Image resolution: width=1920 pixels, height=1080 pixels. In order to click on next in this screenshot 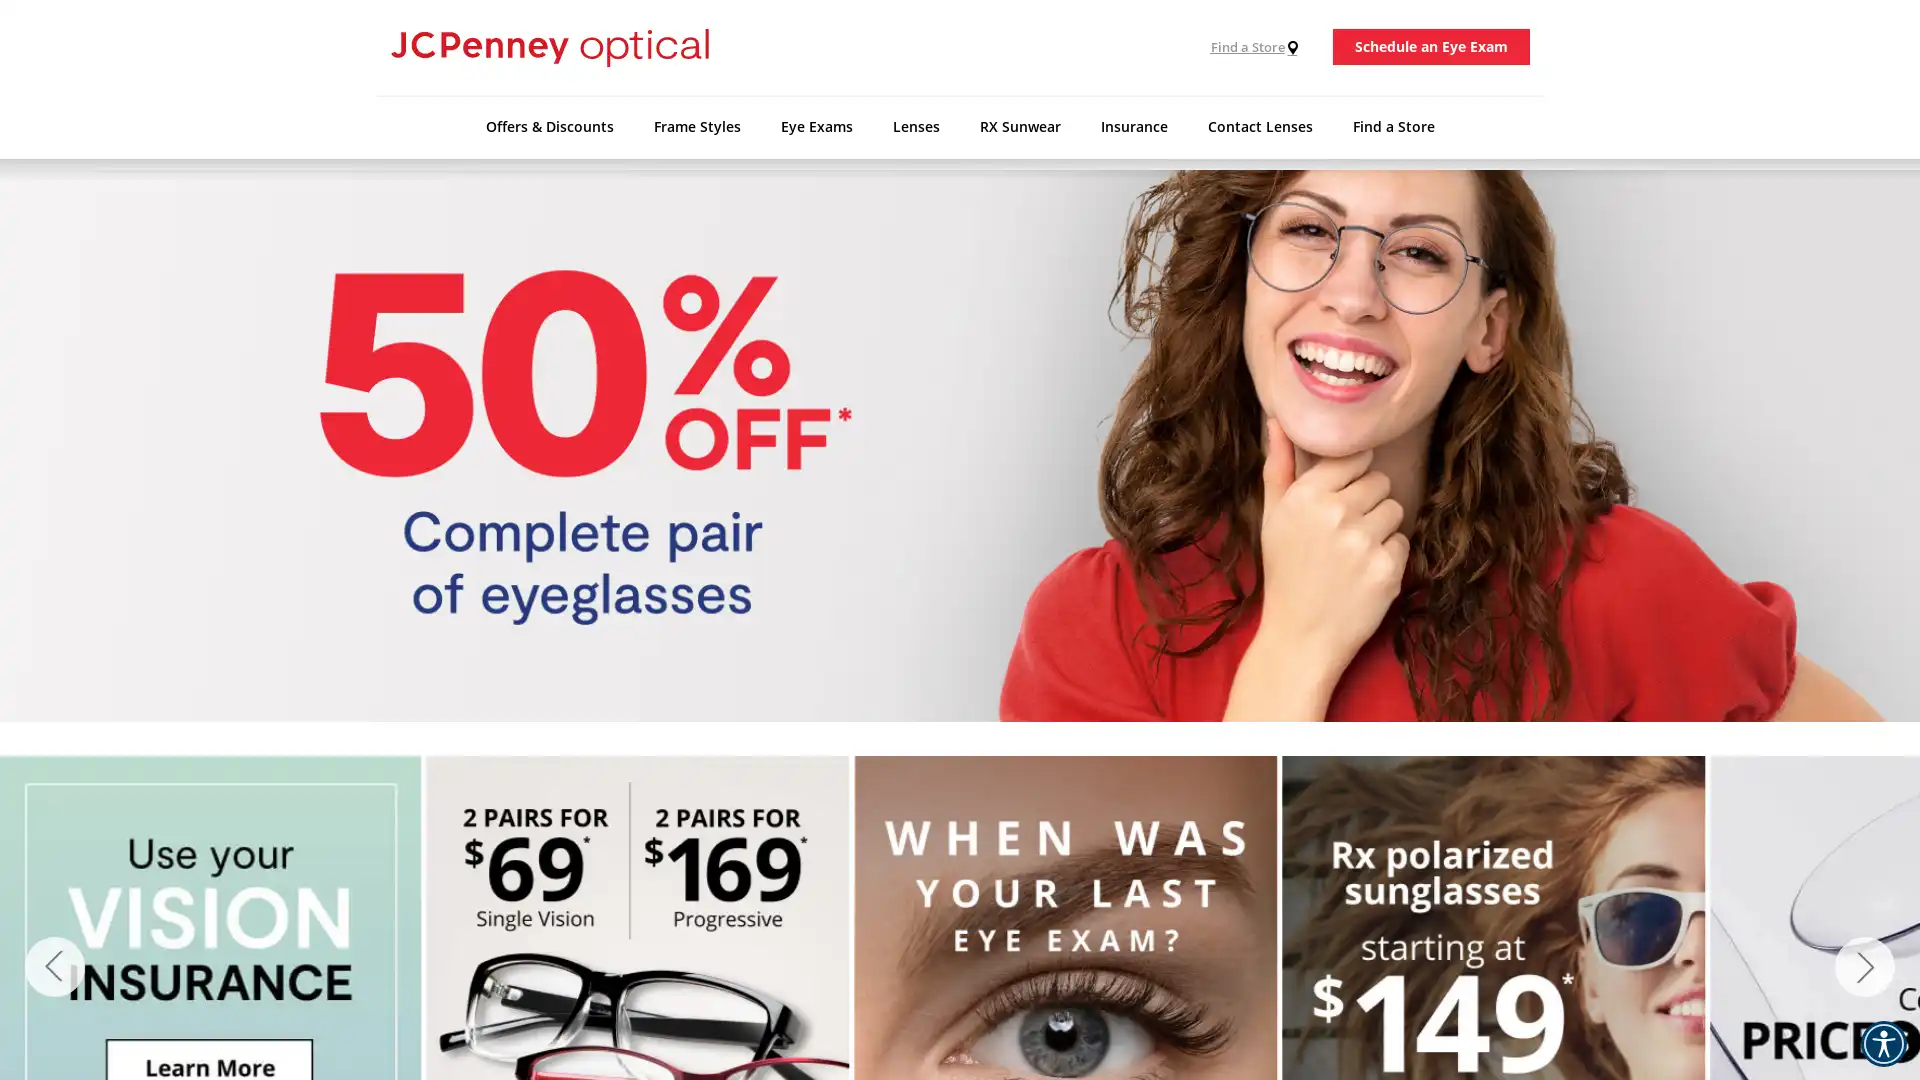, I will do `click(1864, 966)`.